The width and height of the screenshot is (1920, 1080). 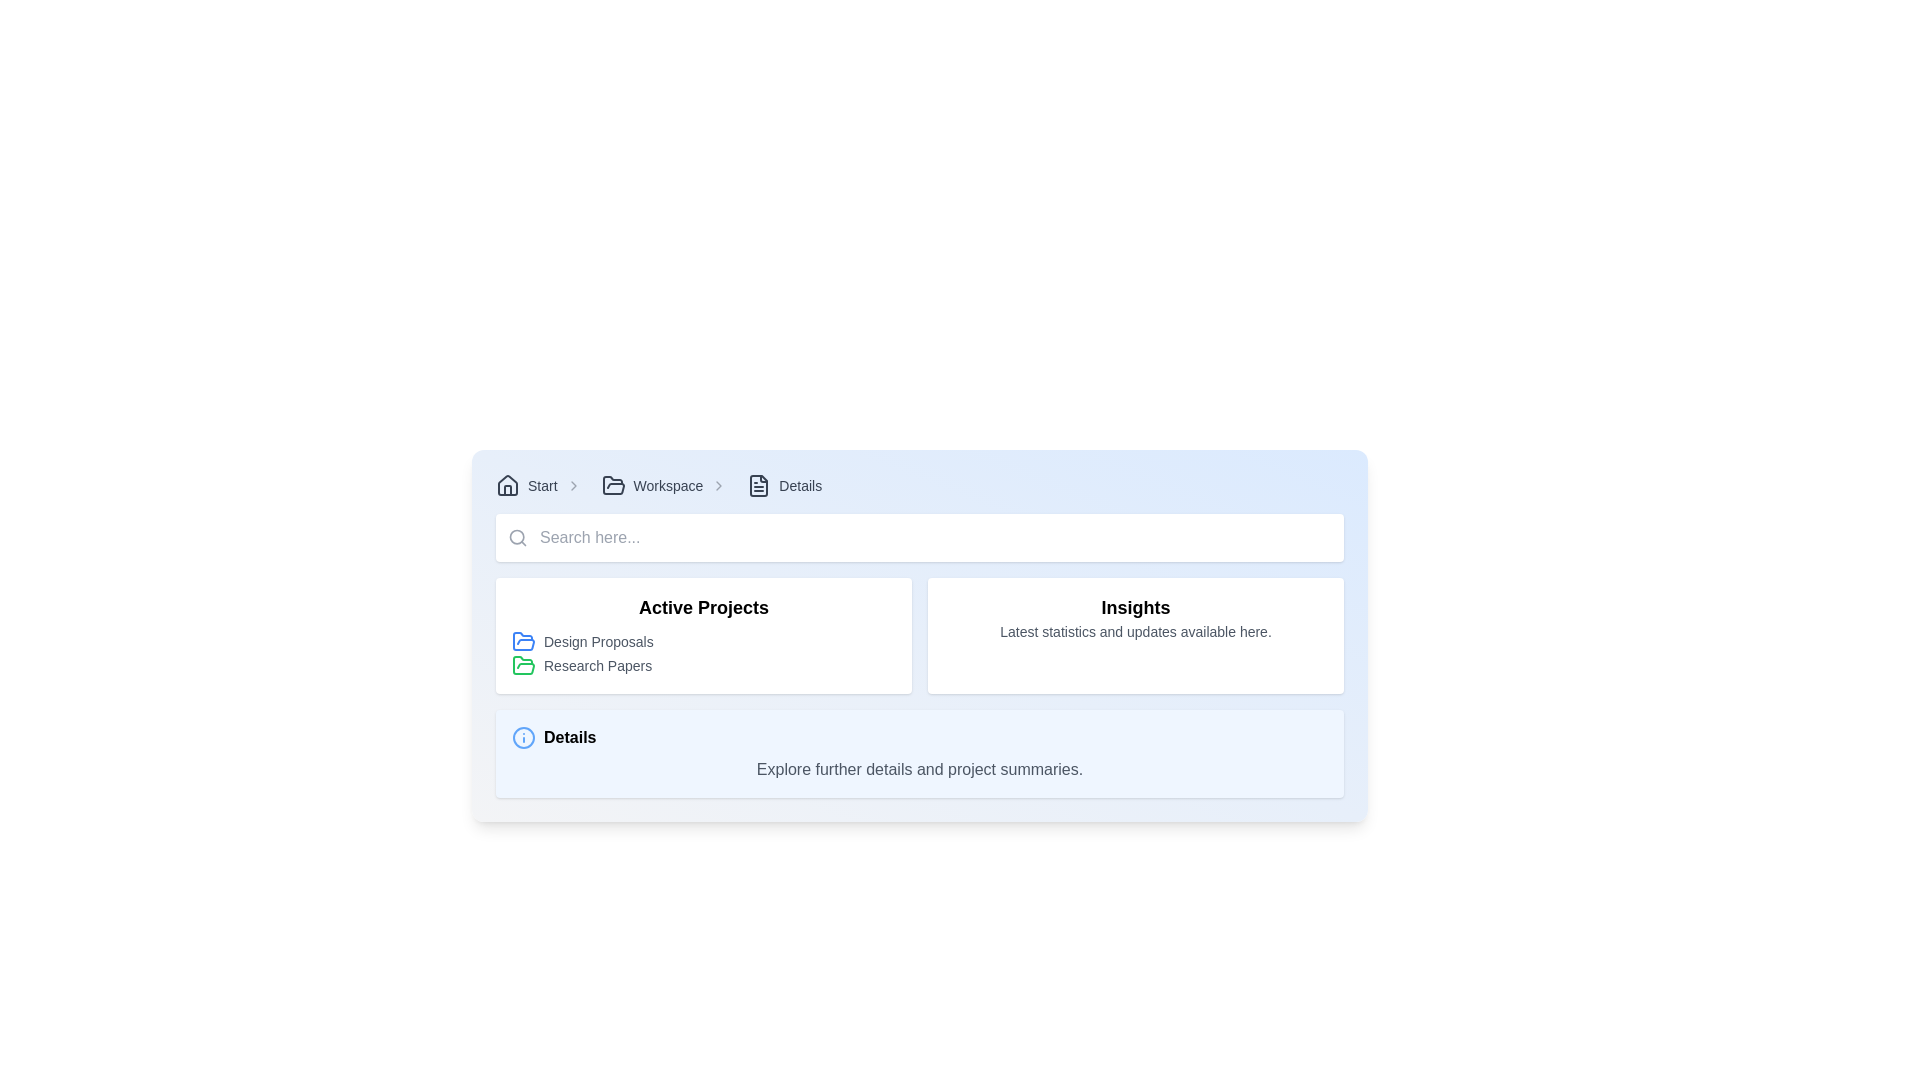 I want to click on the 'home' SVG-based icon located at the top-left corner of the navigation breadcrumb, so click(x=508, y=486).